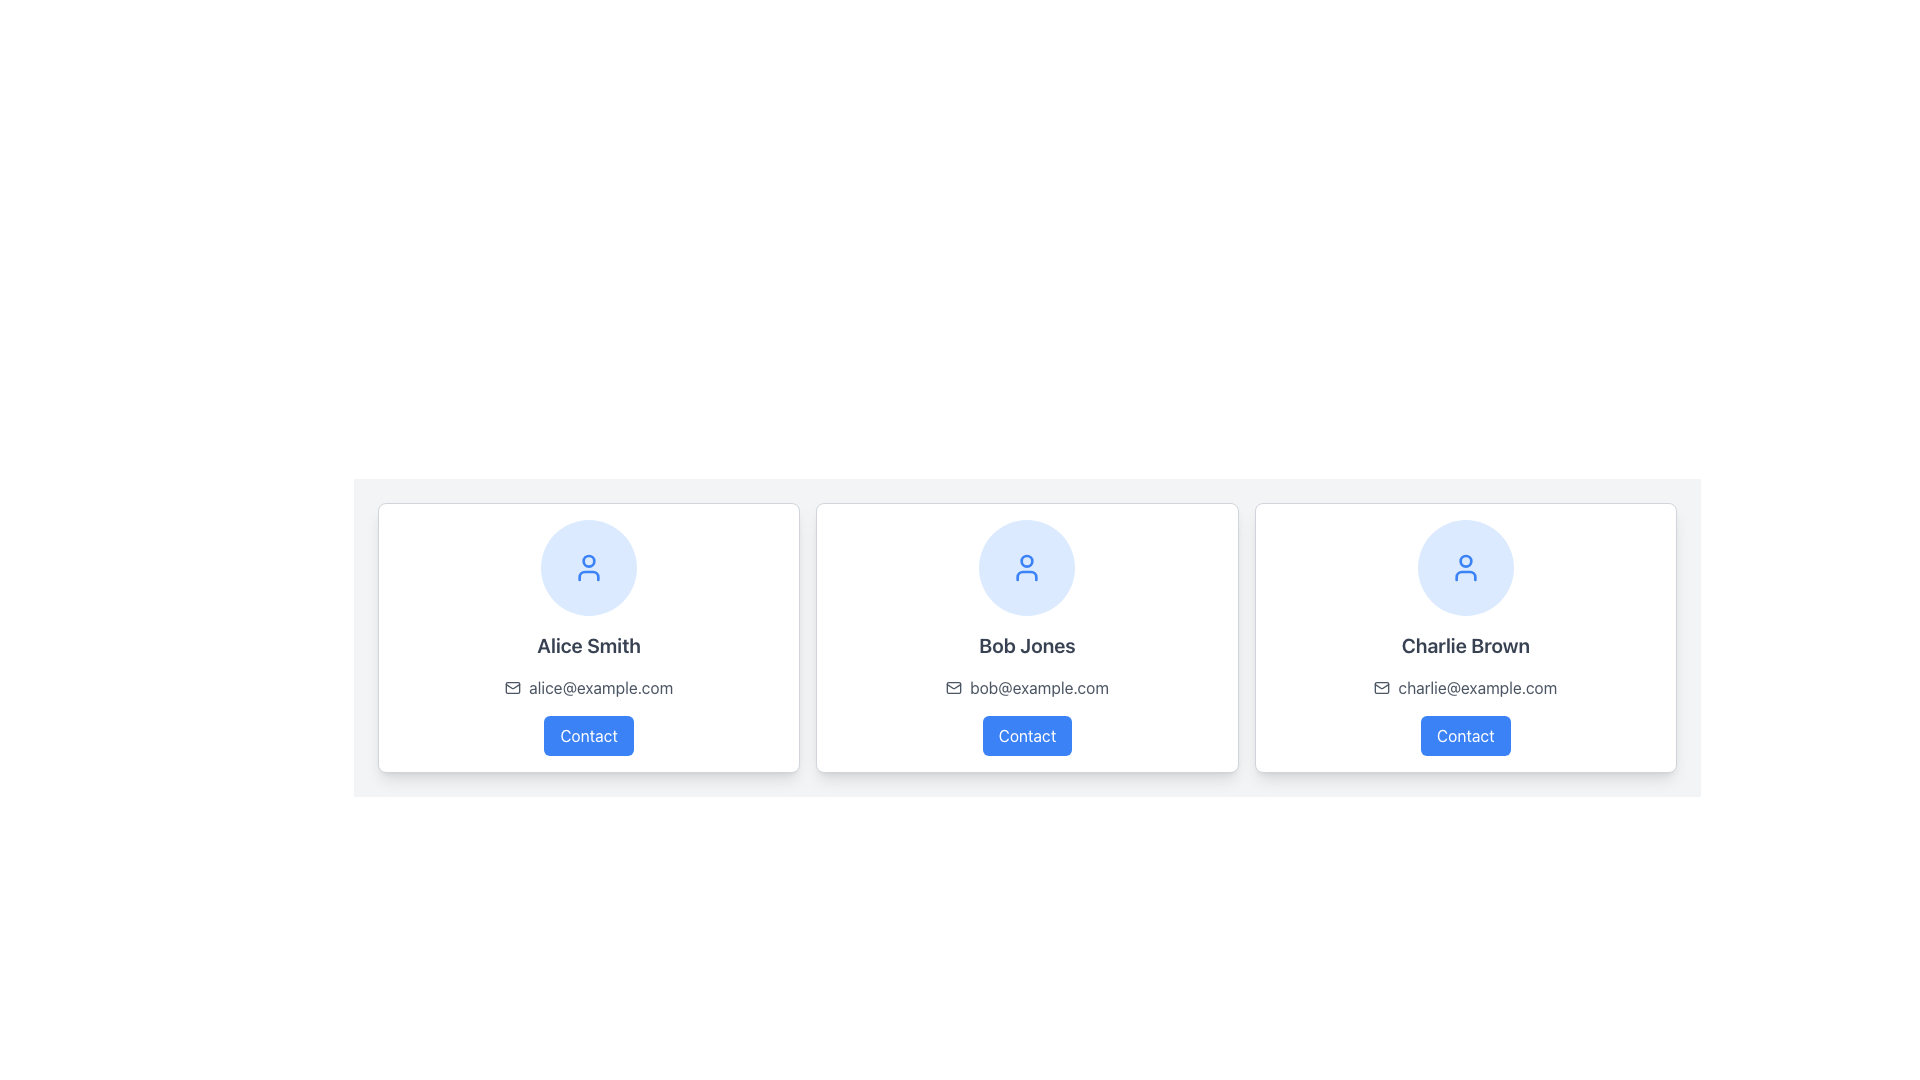 This screenshot has width=1920, height=1080. What do you see at coordinates (1027, 567) in the screenshot?
I see `the profile icon button located at the top-center of the card labeled 'Bob Jones', which is the middle card in the trio` at bounding box center [1027, 567].